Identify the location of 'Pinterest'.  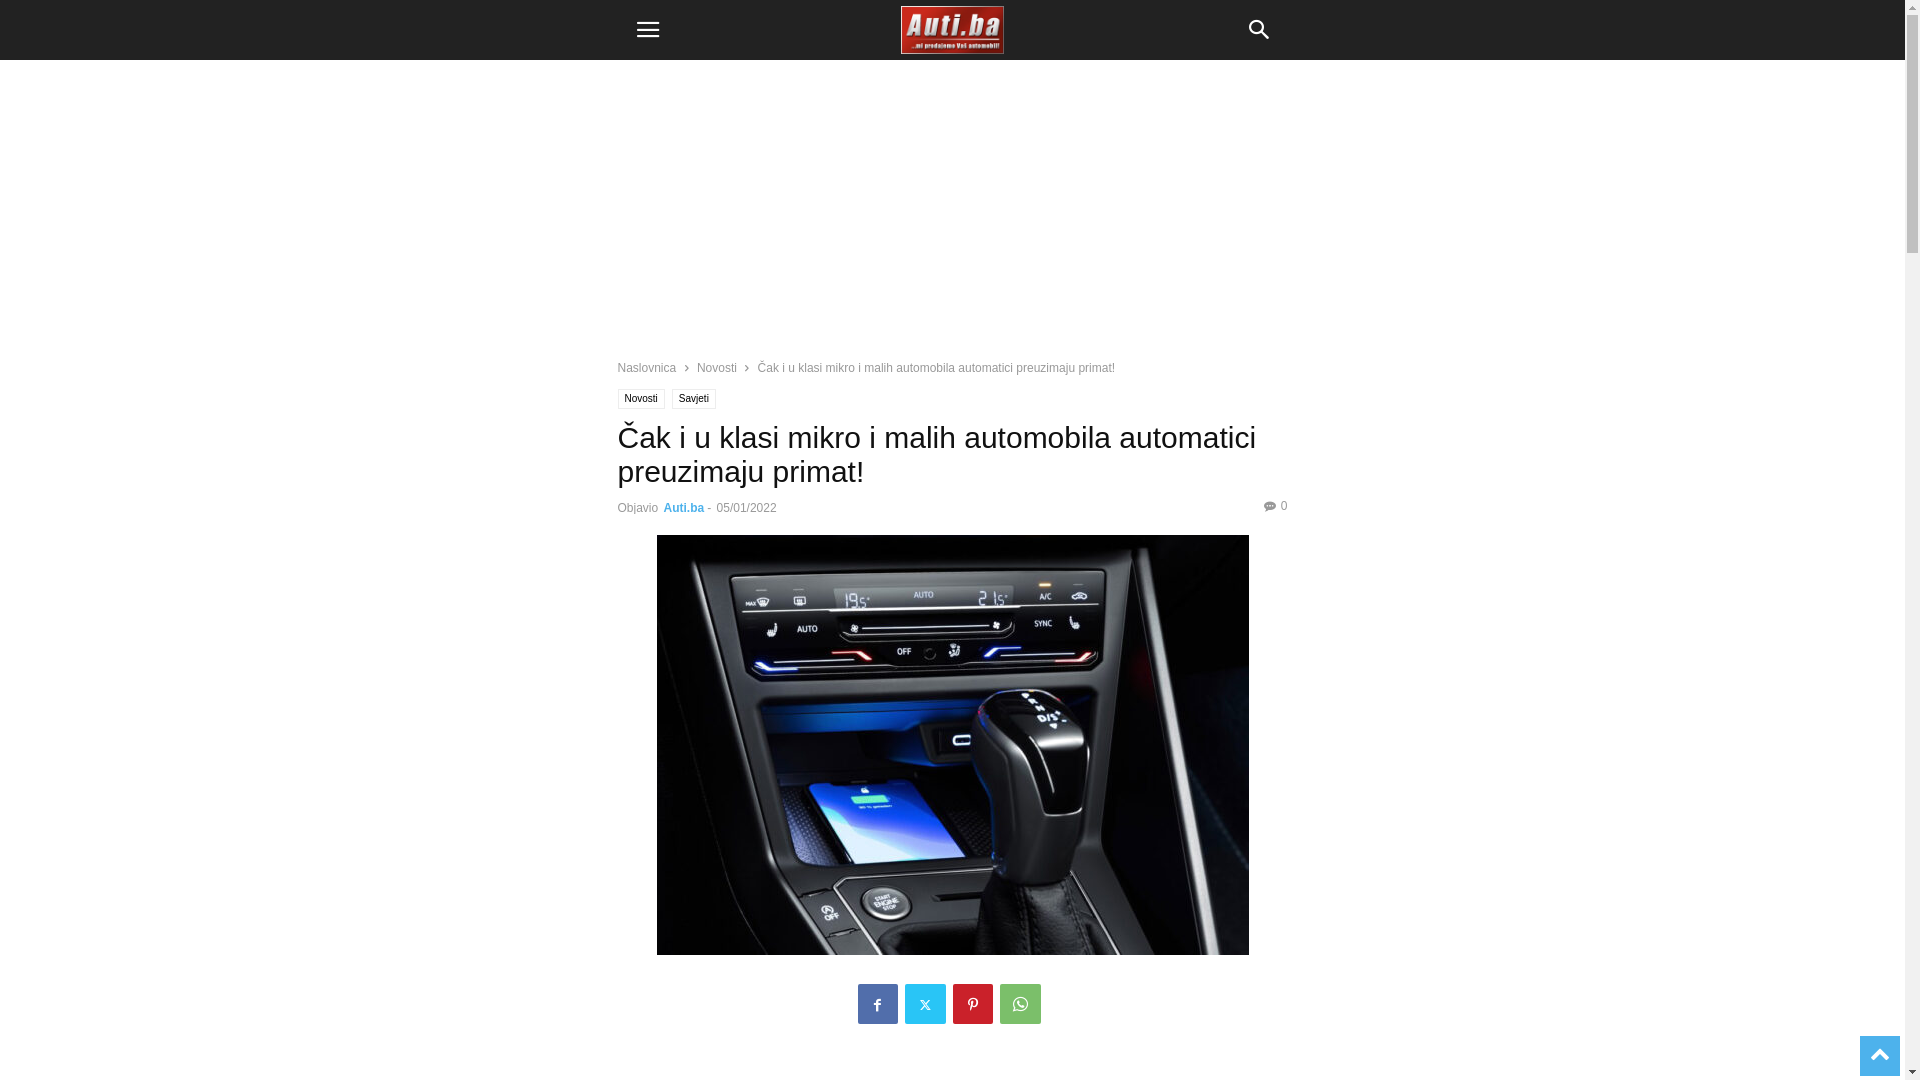
(950, 1003).